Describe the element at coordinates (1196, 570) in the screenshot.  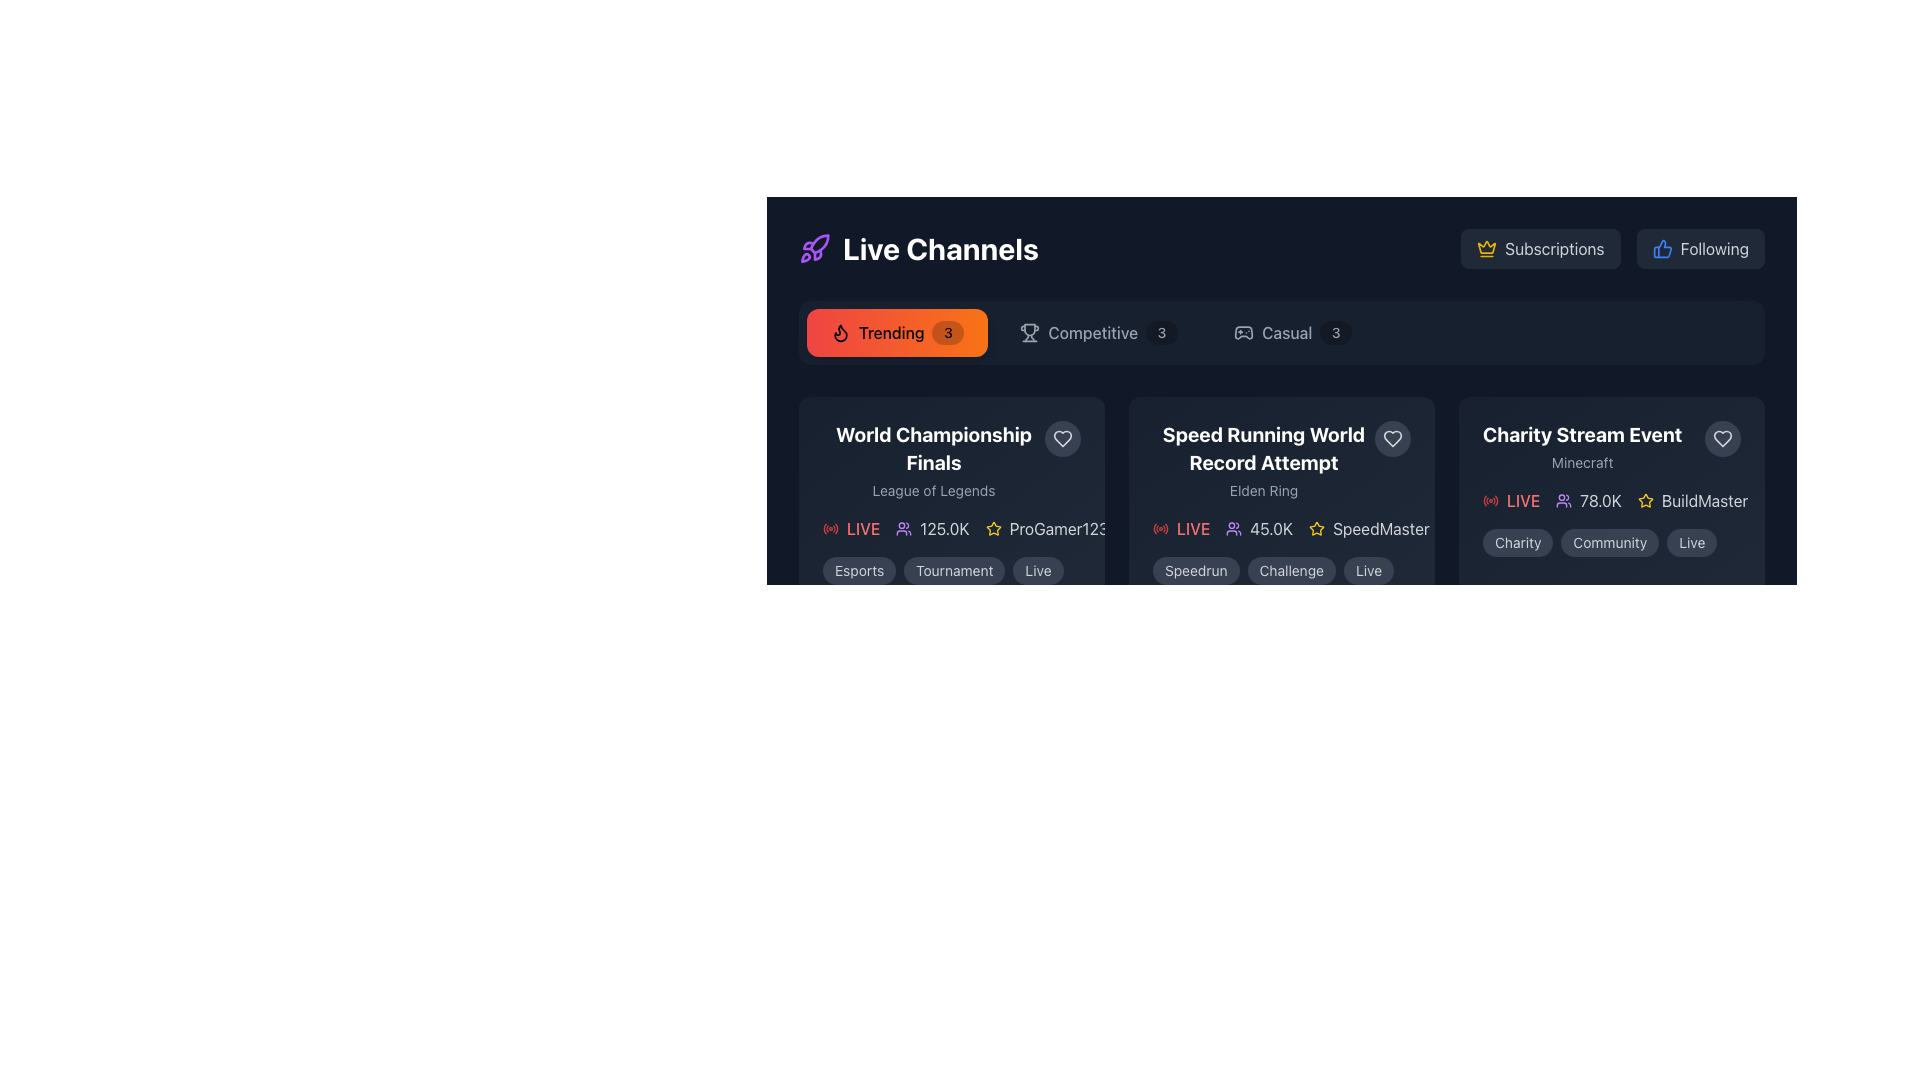
I see `the 'Speedrun' label, which is a pill-shaped label with dark gray background and lighter gray text, located at the bottom of the 'Speed Running World Record Attempt' card in the 'Live Channels' section` at that location.